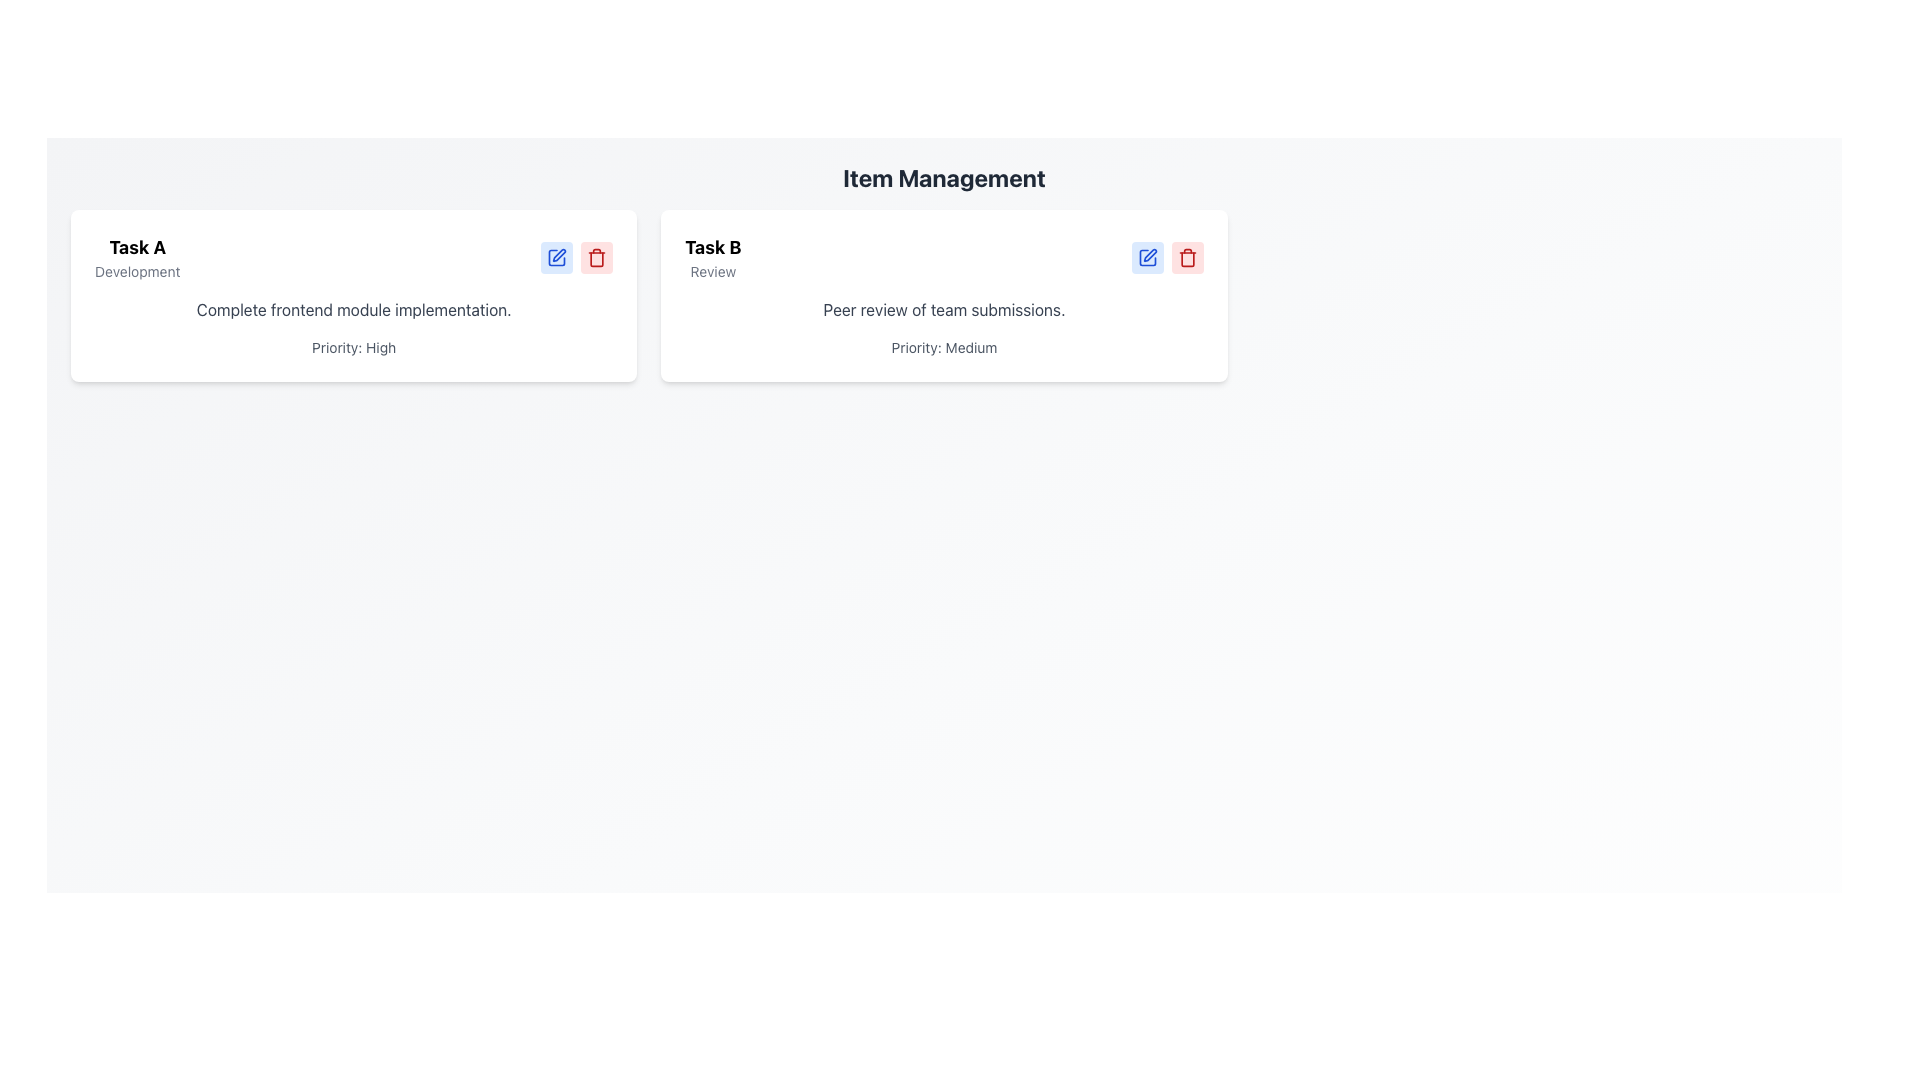  Describe the element at coordinates (575, 257) in the screenshot. I see `the edit and delete buttons in the group of buttons located in the top-right section of the 'Task A' card` at that location.